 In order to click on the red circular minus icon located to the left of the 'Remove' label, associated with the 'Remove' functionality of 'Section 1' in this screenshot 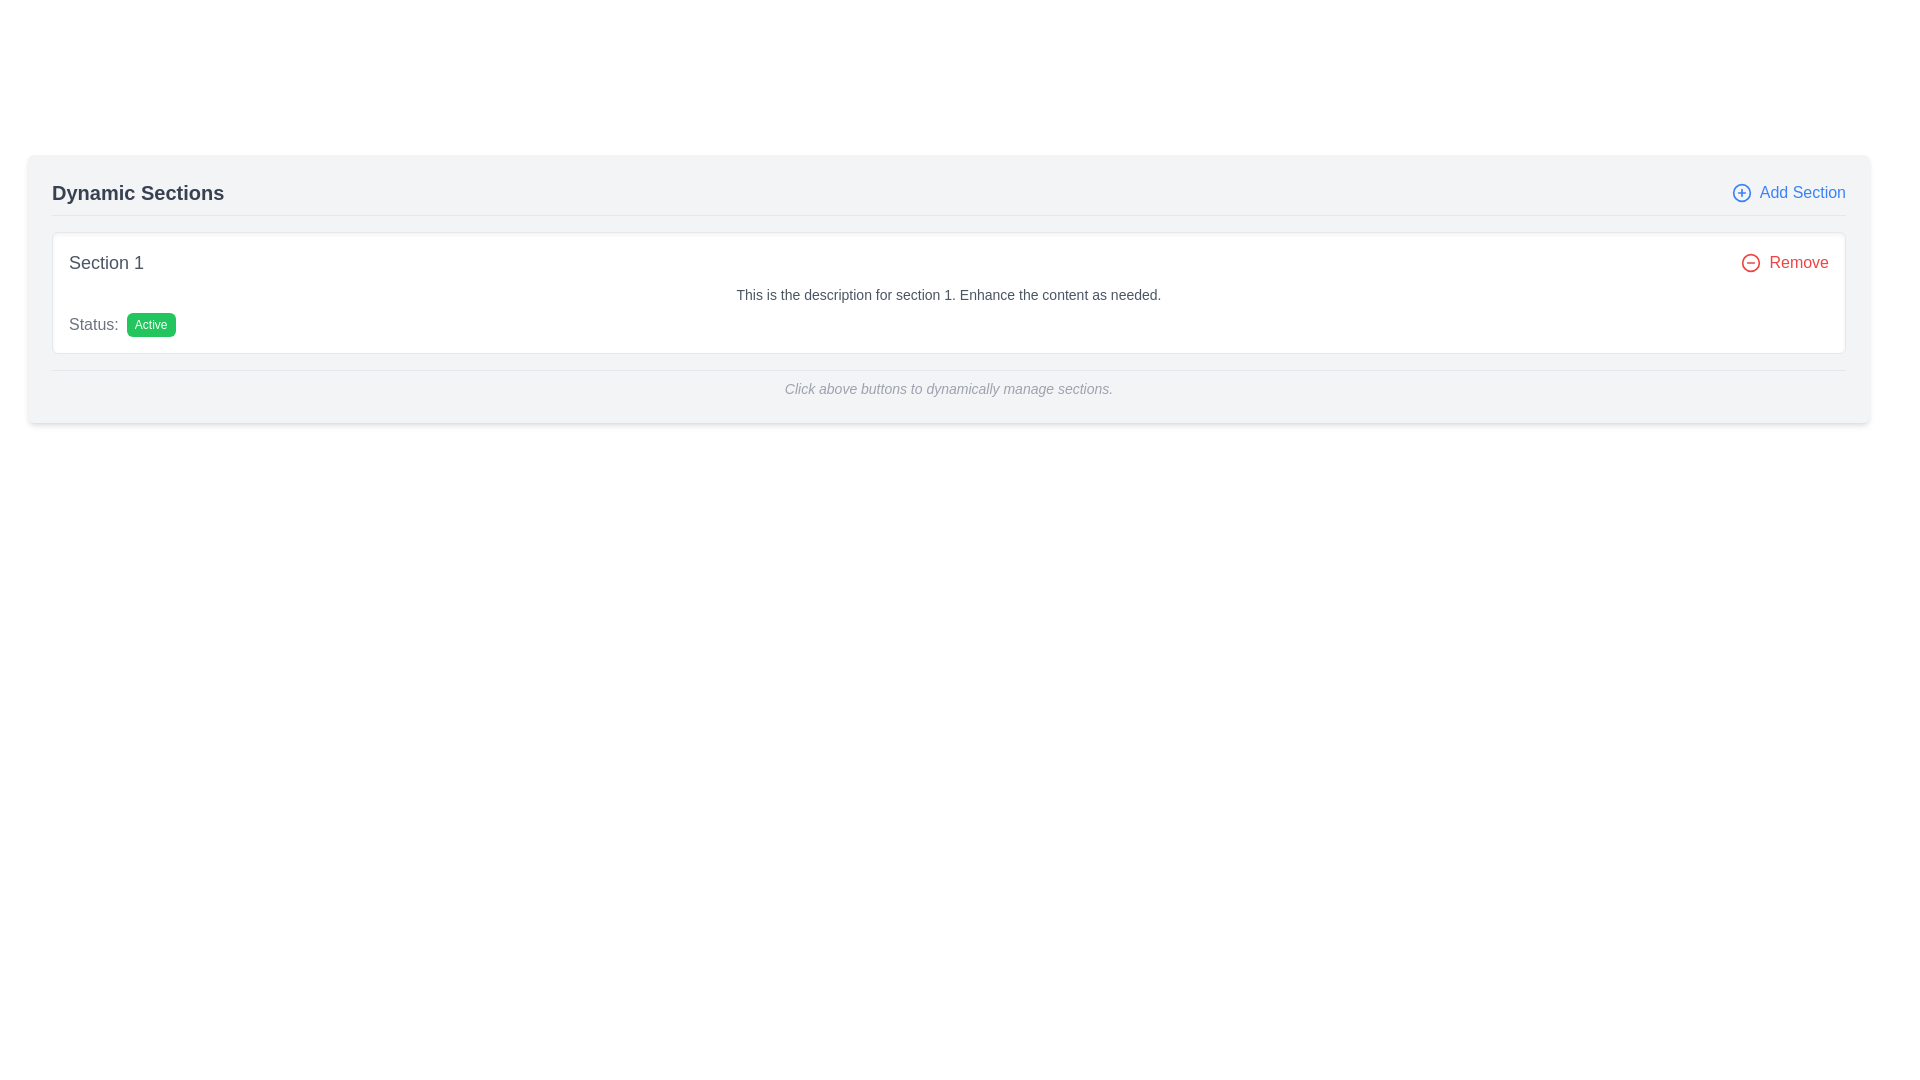, I will do `click(1750, 261)`.